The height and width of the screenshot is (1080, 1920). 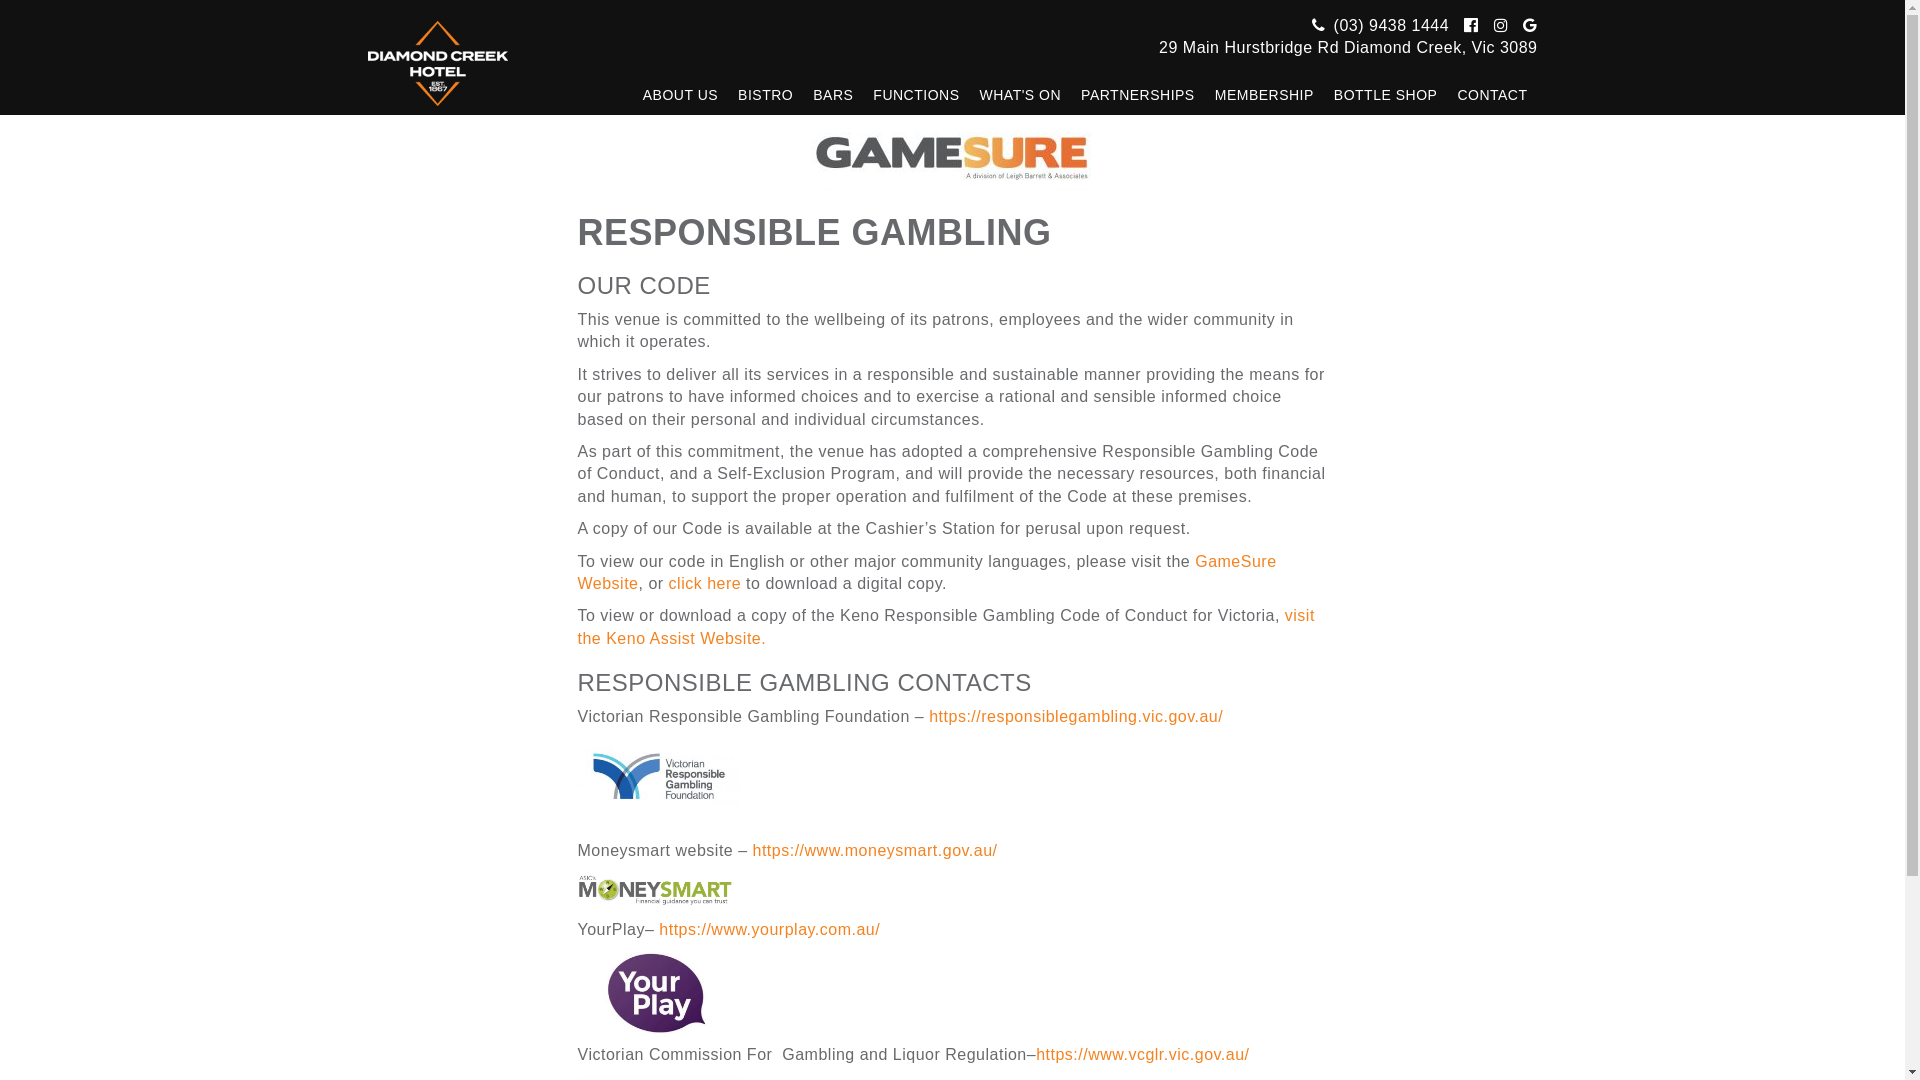 I want to click on 'click here', so click(x=705, y=583).